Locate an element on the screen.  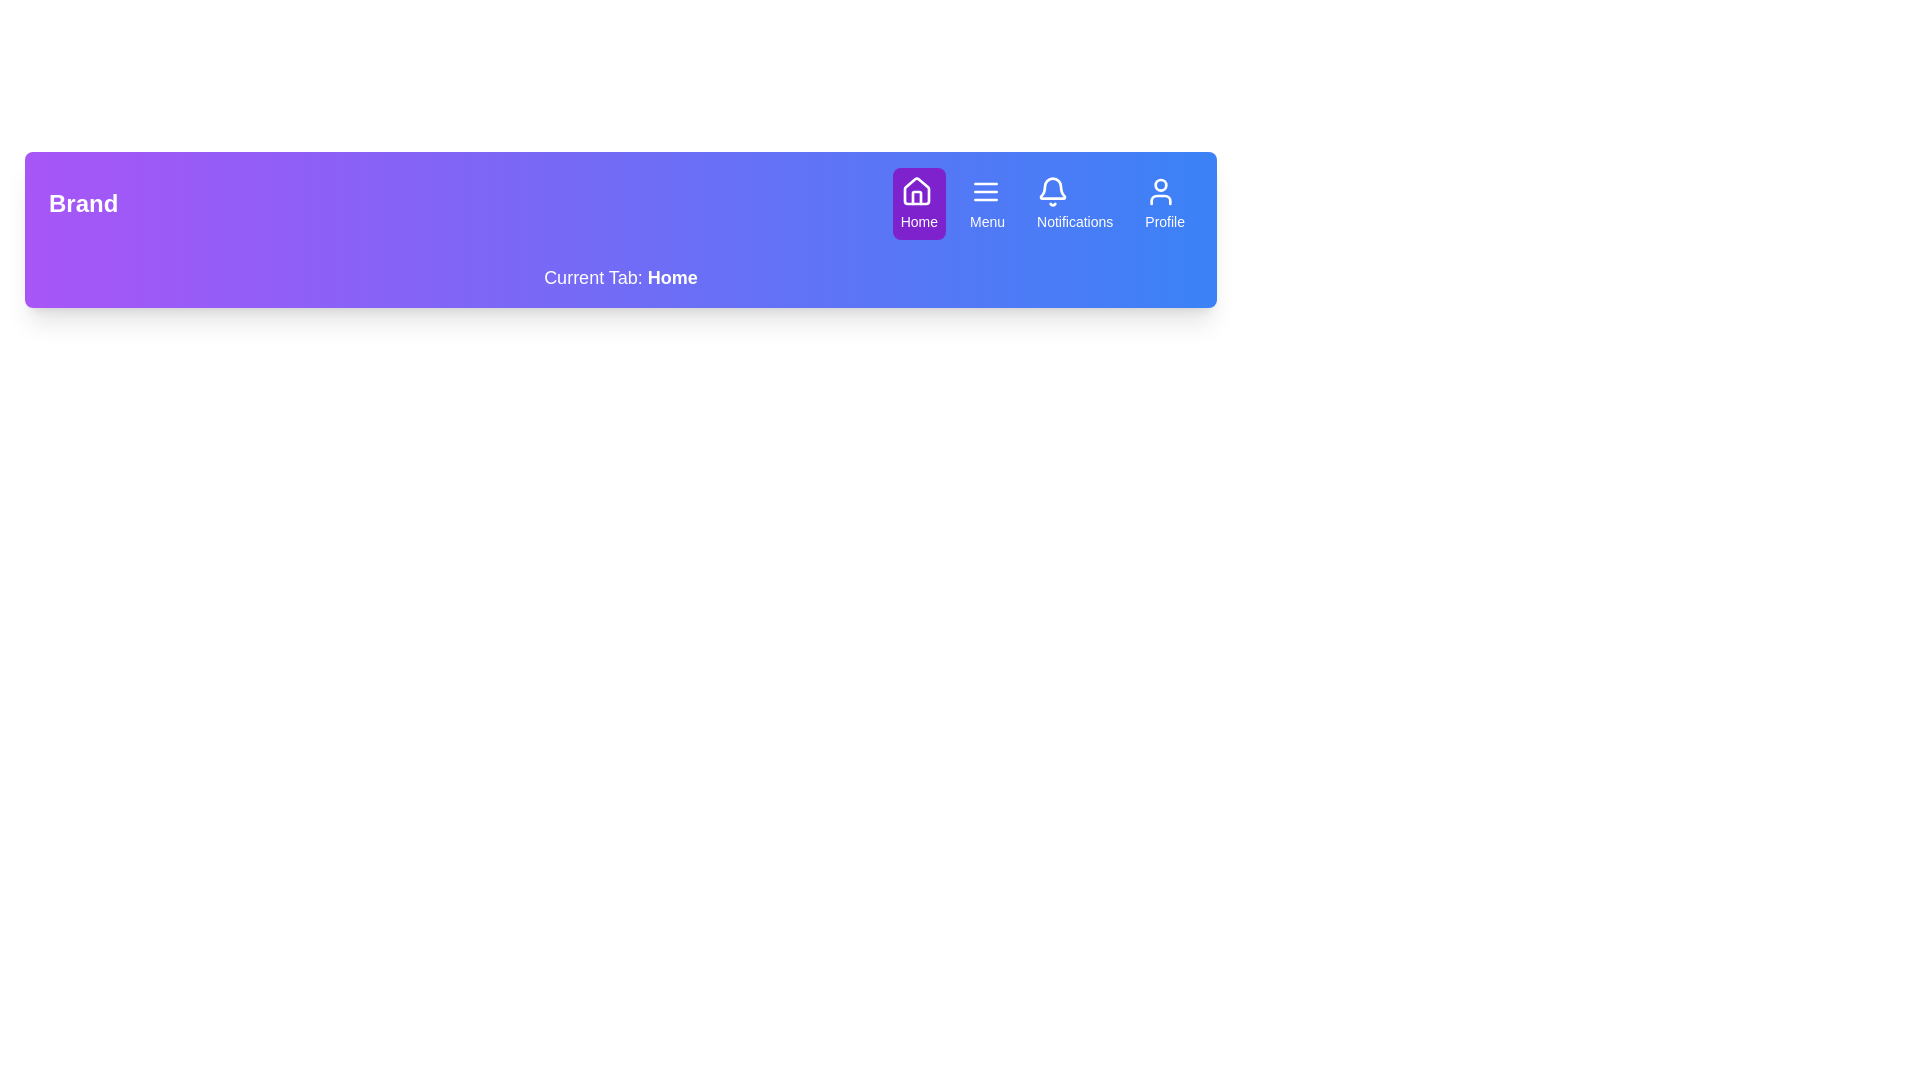
the navigation menu bar containing interactive links is located at coordinates (1041, 204).